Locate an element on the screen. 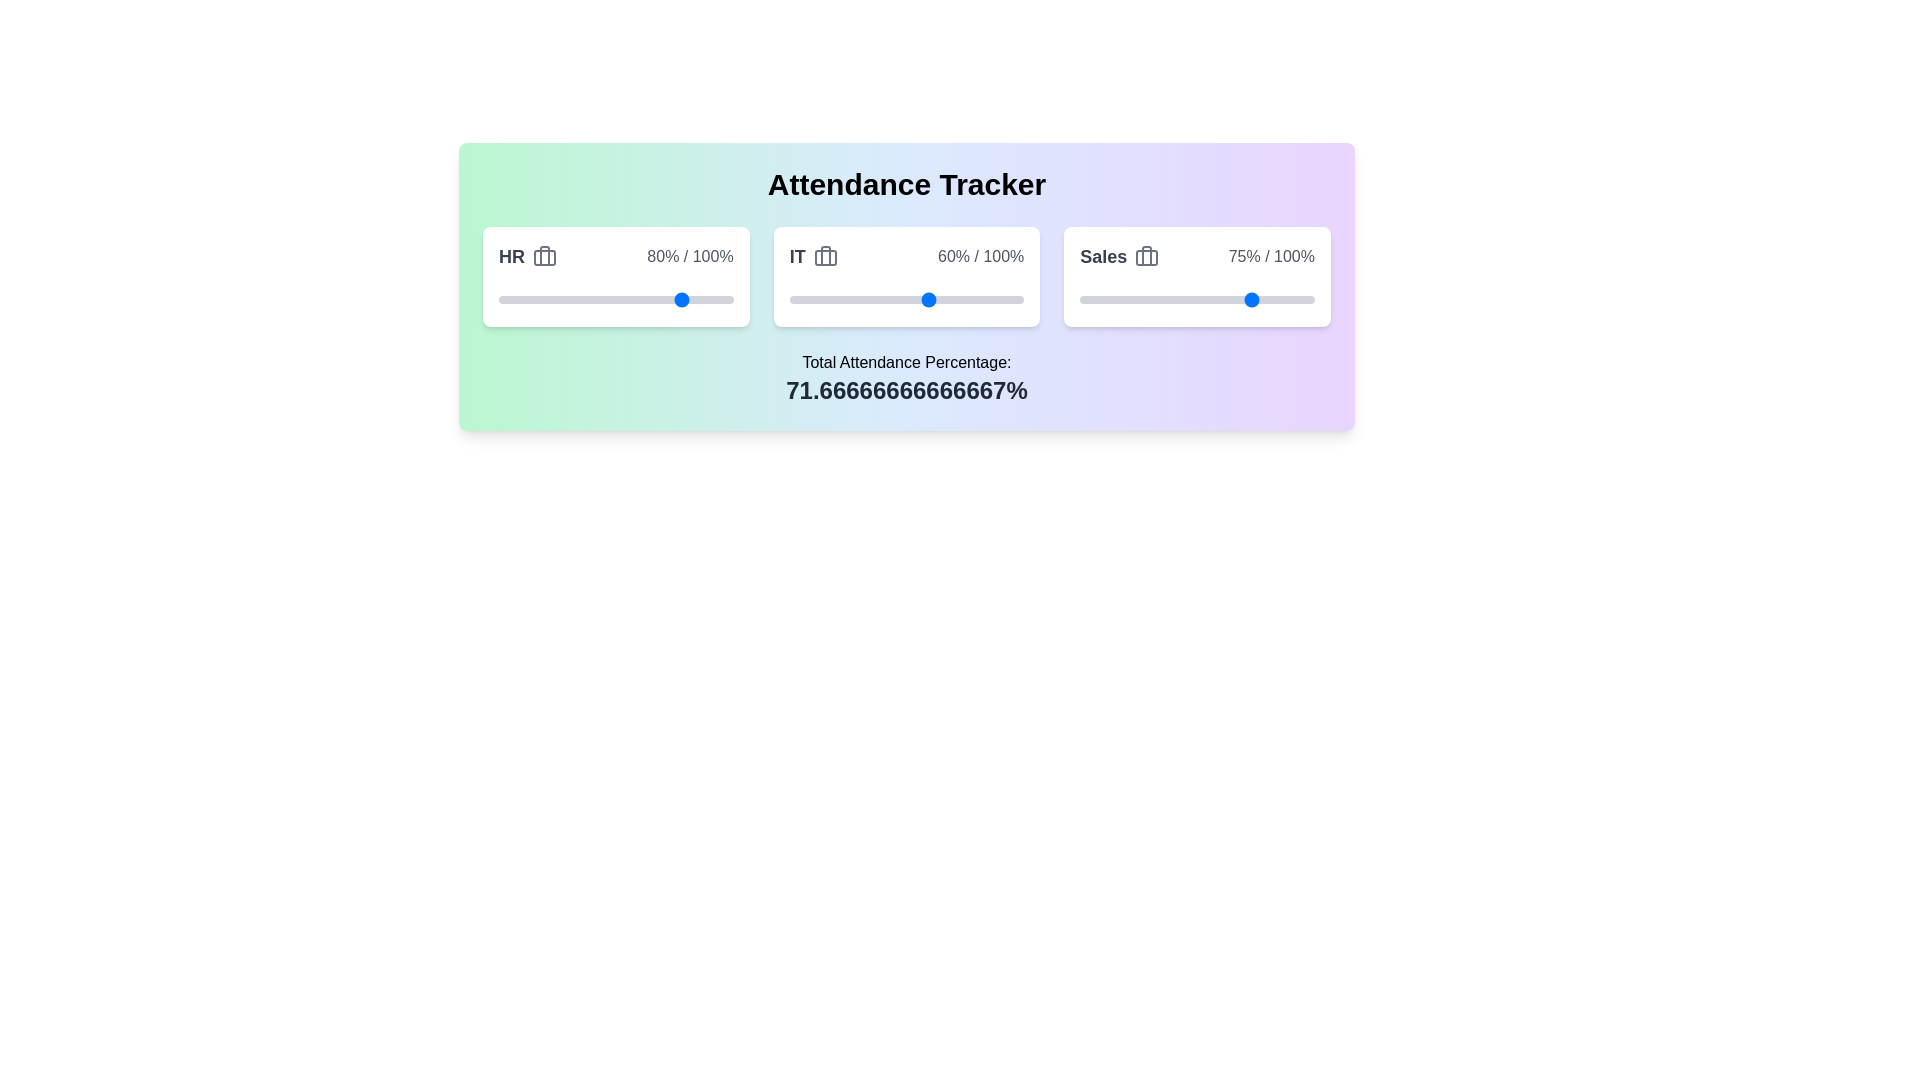 Image resolution: width=1920 pixels, height=1080 pixels. the HR slider is located at coordinates (513, 300).